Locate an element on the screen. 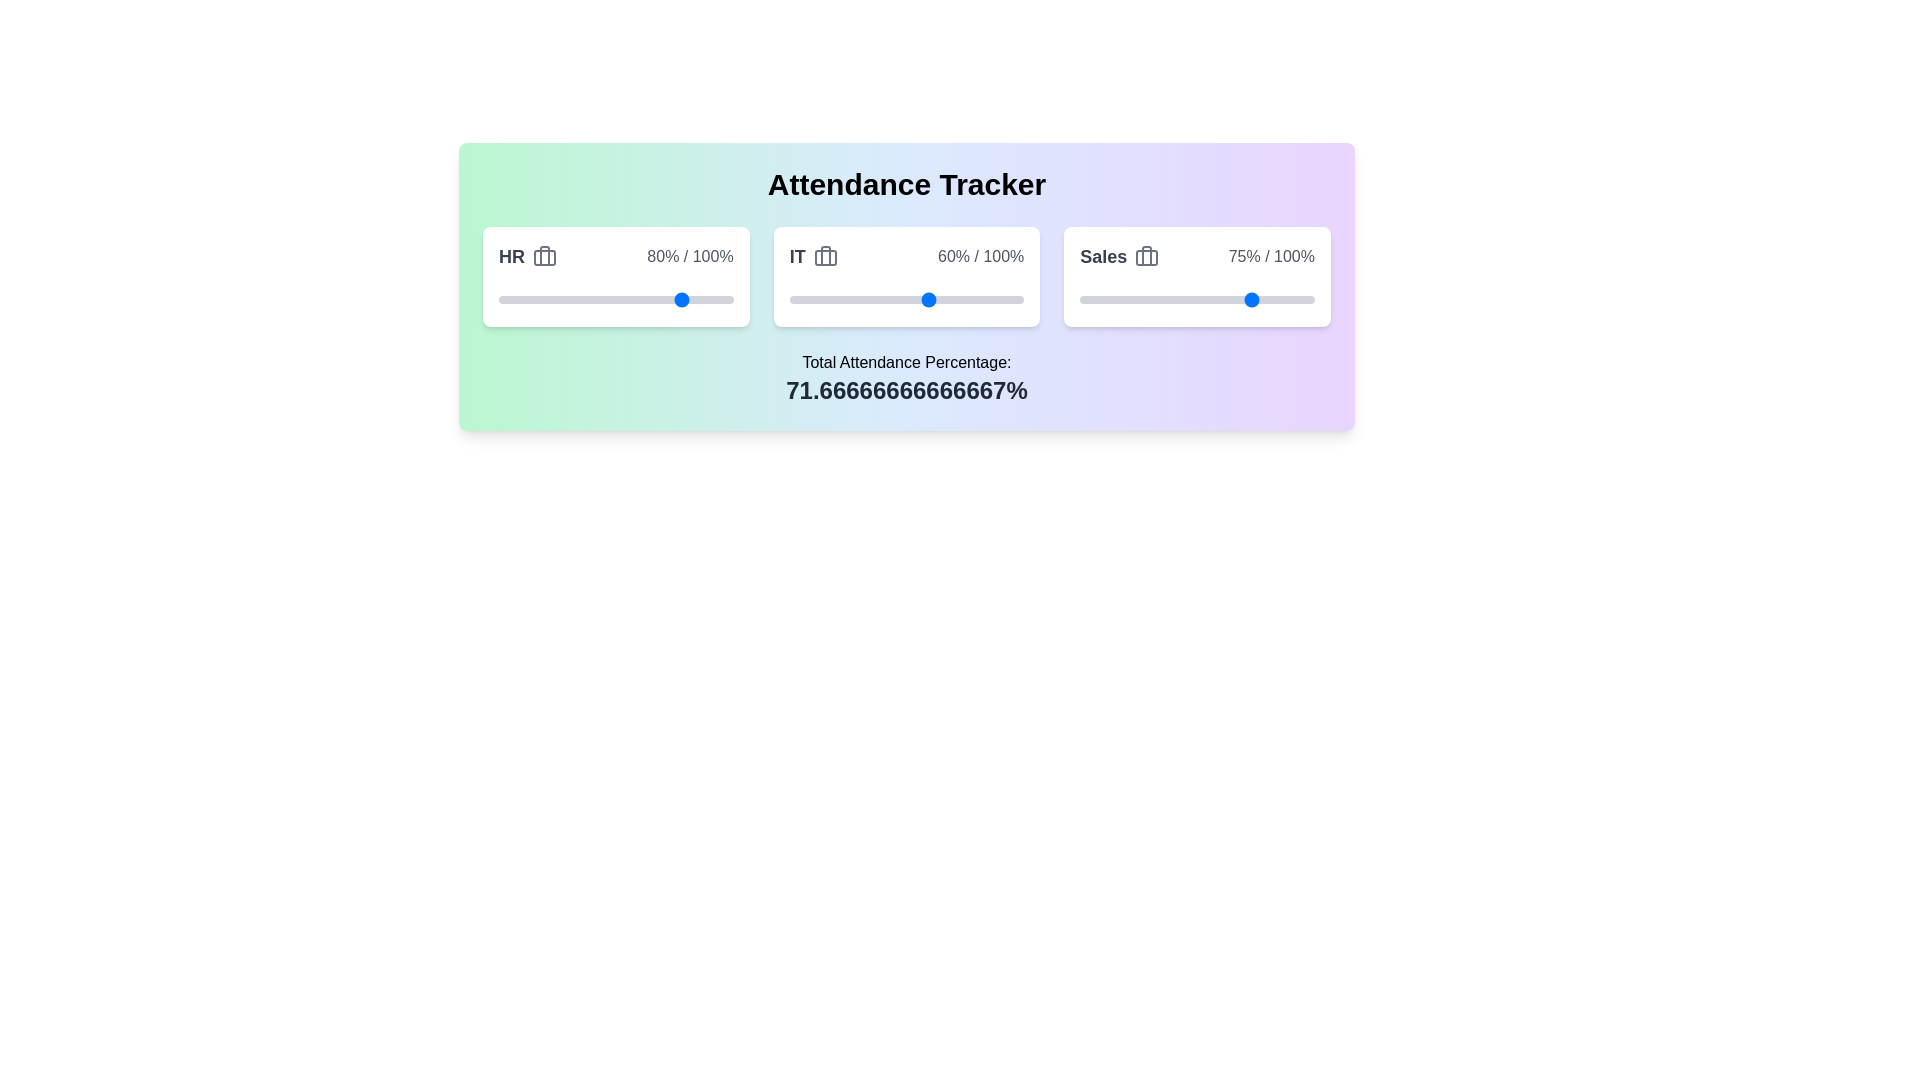 Image resolution: width=1920 pixels, height=1080 pixels. the HR slider is located at coordinates (513, 300).